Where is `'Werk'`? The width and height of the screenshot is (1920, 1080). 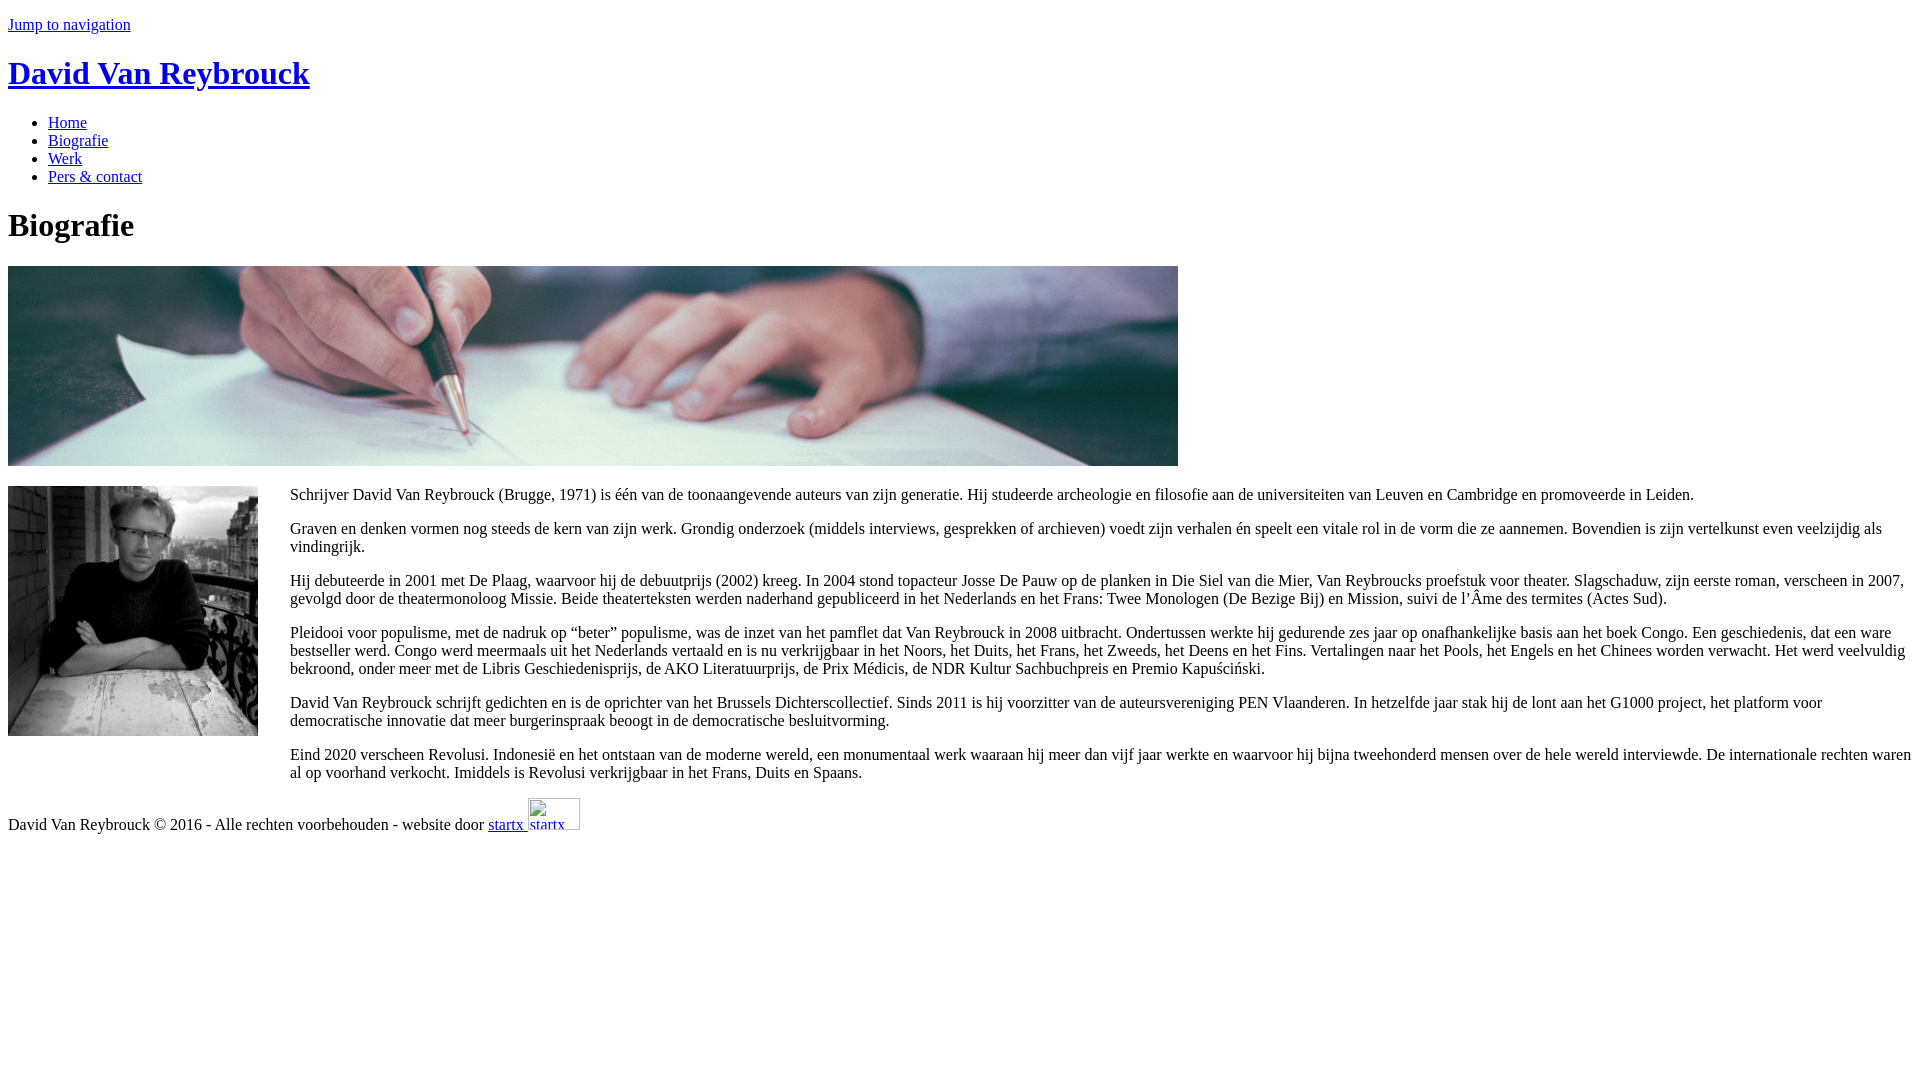
'Werk' is located at coordinates (65, 157).